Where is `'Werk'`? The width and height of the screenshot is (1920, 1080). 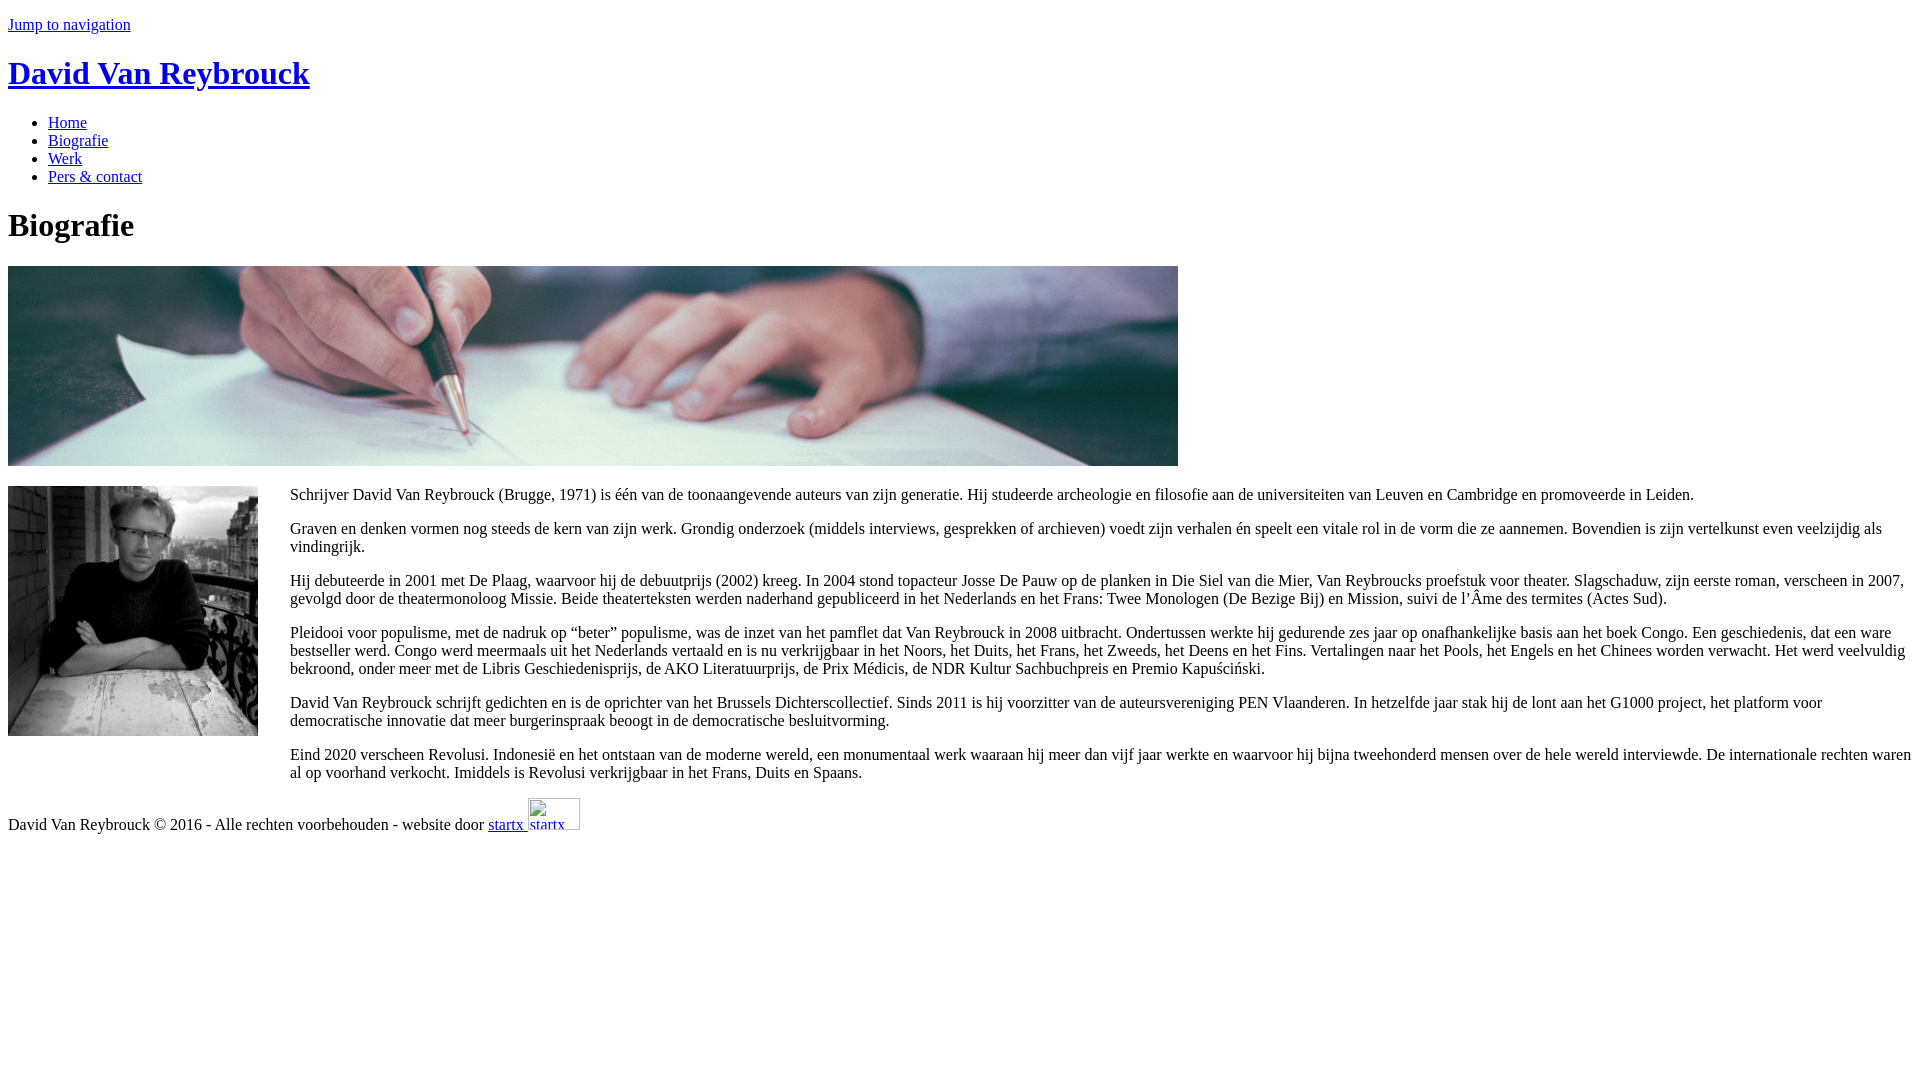
'Werk' is located at coordinates (65, 157).